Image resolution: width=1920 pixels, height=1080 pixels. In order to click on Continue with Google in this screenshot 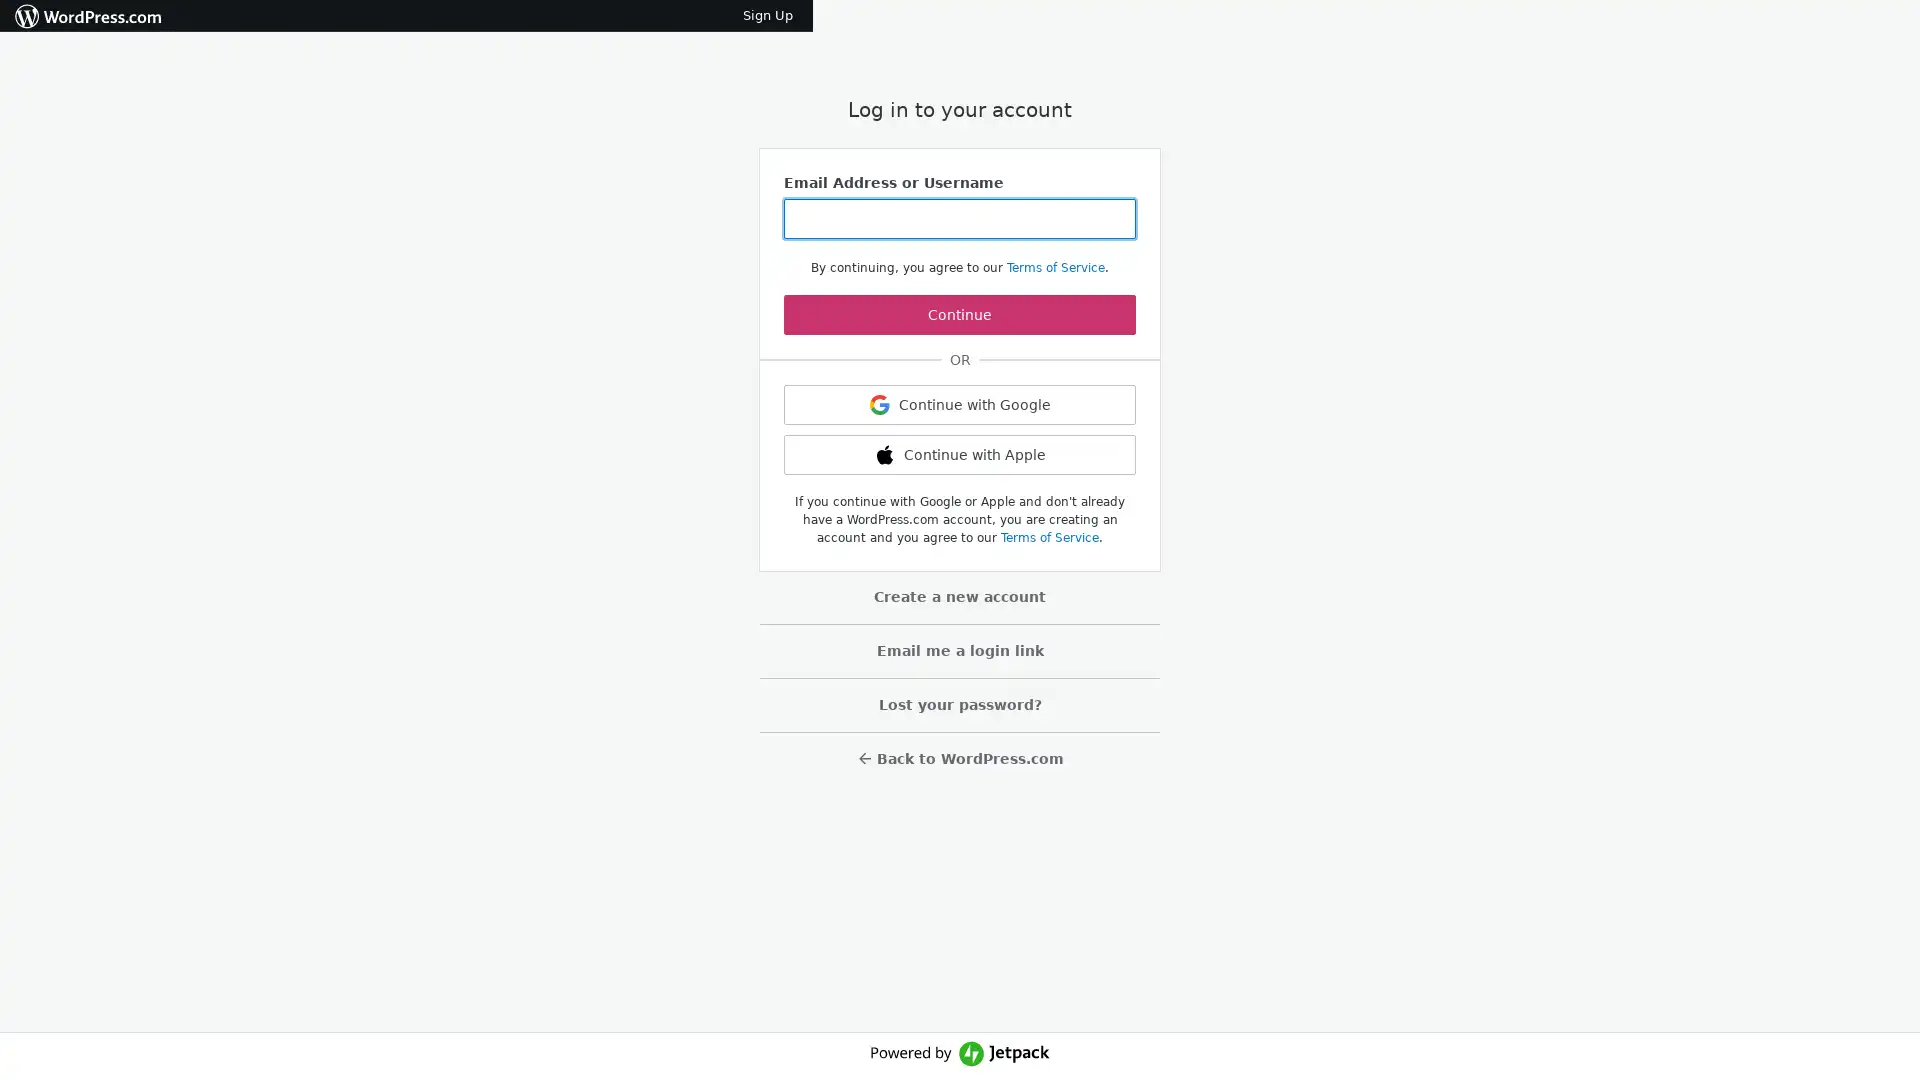, I will do `click(960, 405)`.